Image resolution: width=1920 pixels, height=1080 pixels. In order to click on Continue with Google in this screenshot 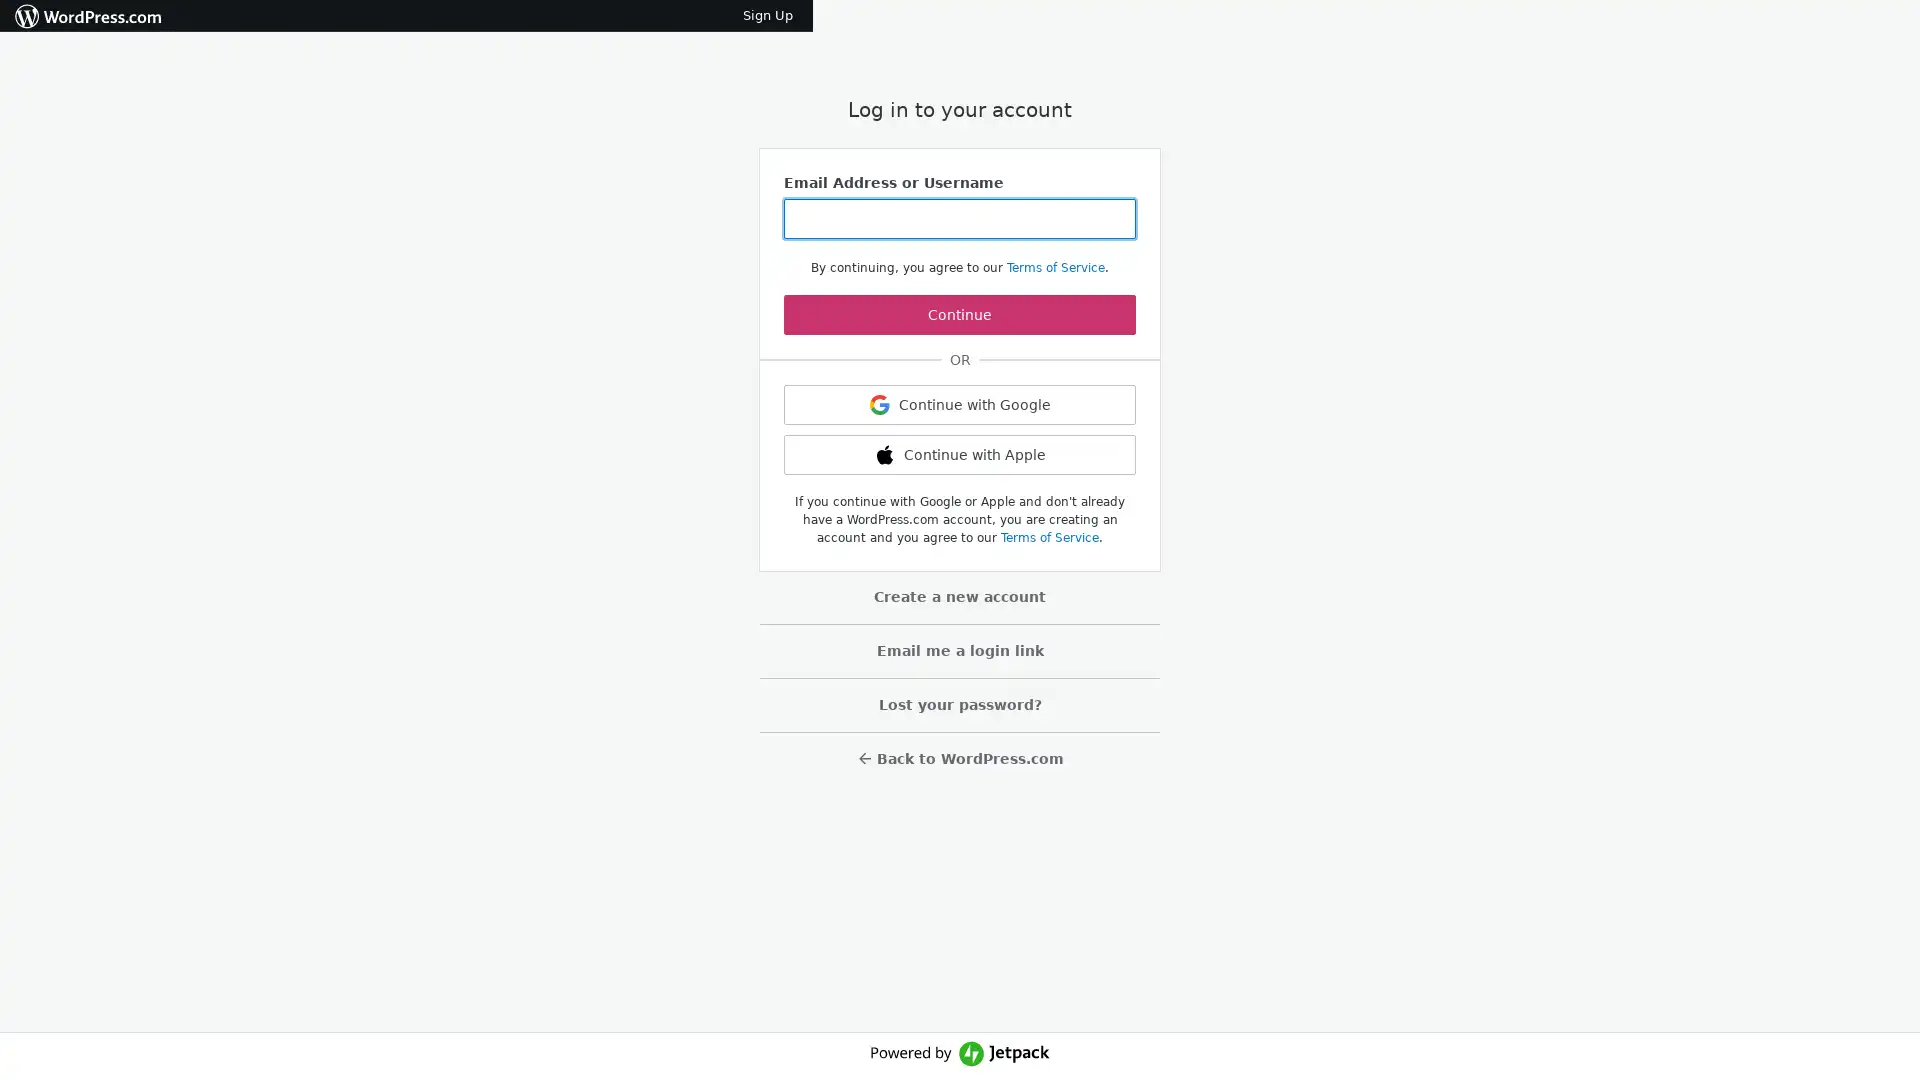, I will do `click(960, 405)`.